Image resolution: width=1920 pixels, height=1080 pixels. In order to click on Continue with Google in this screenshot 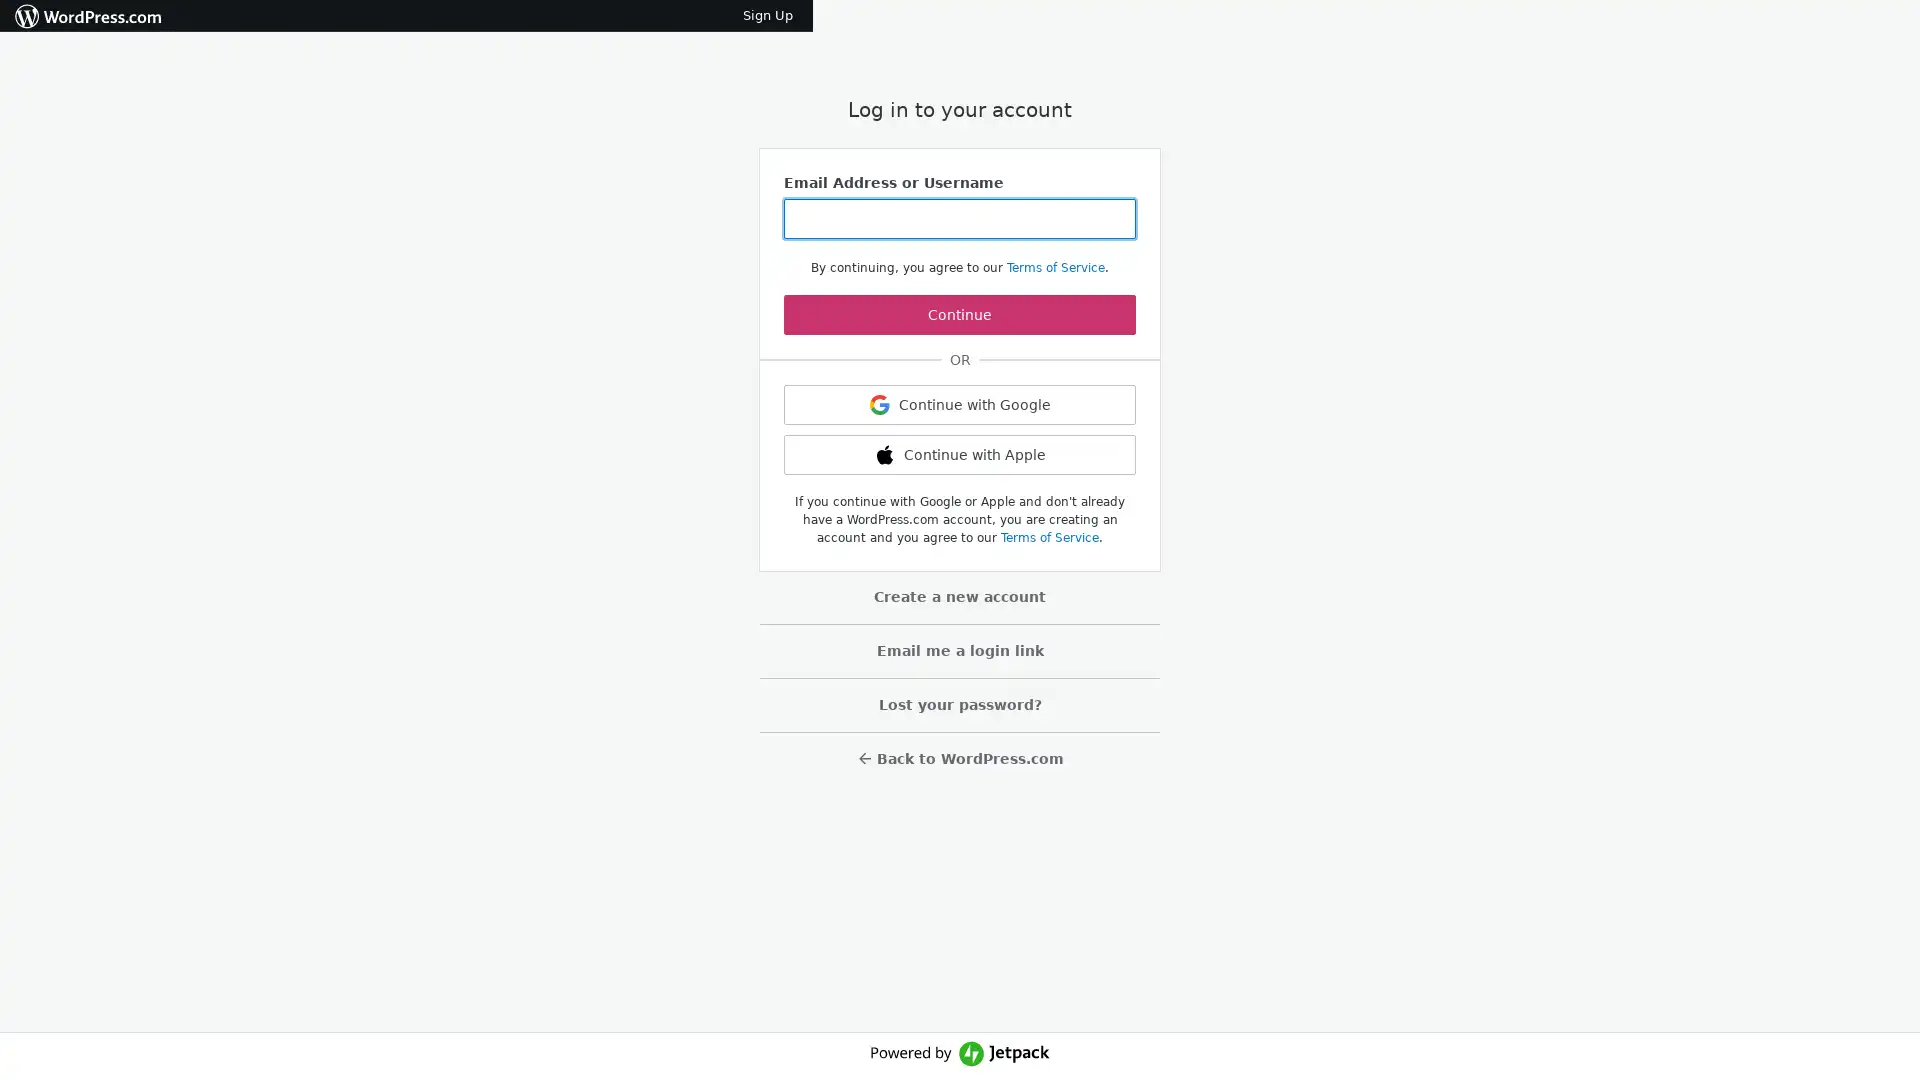, I will do `click(960, 405)`.